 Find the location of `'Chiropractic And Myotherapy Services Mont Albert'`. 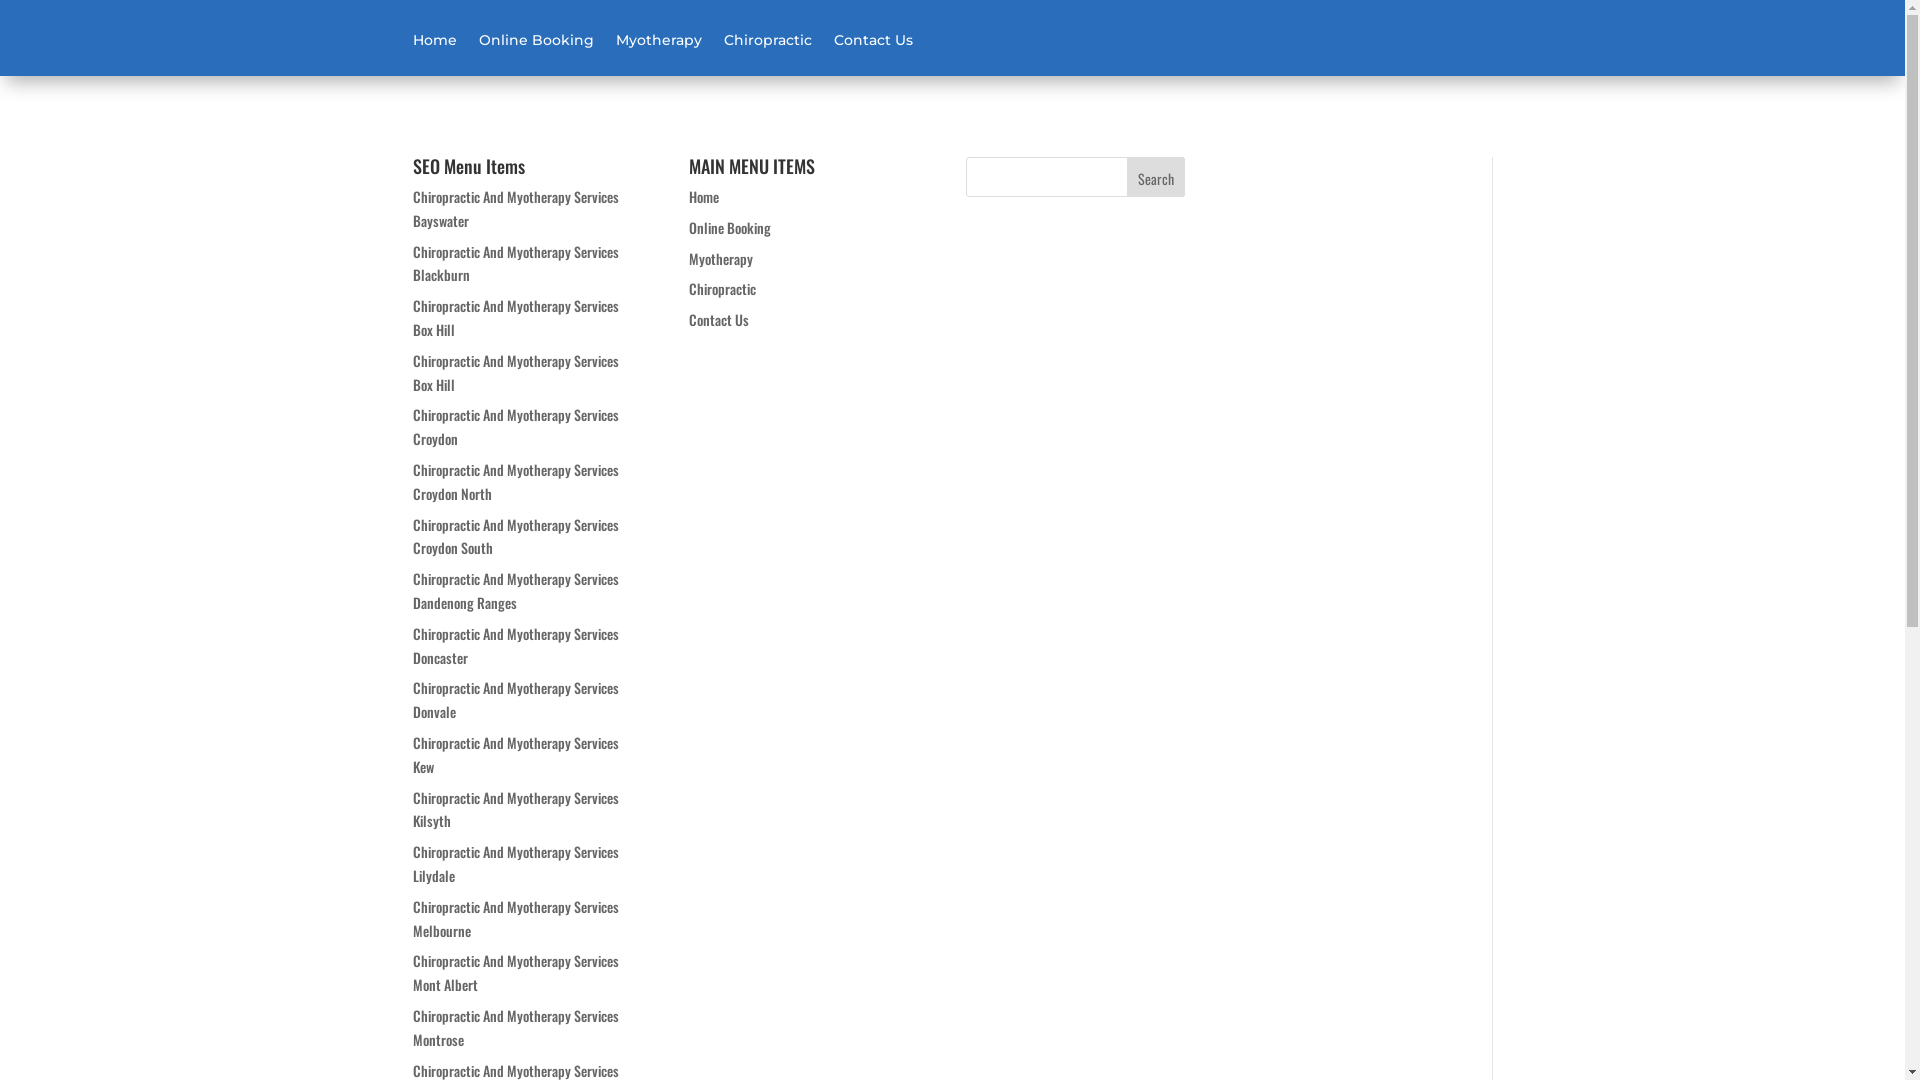

'Chiropractic And Myotherapy Services Mont Albert' is located at coordinates (514, 971).